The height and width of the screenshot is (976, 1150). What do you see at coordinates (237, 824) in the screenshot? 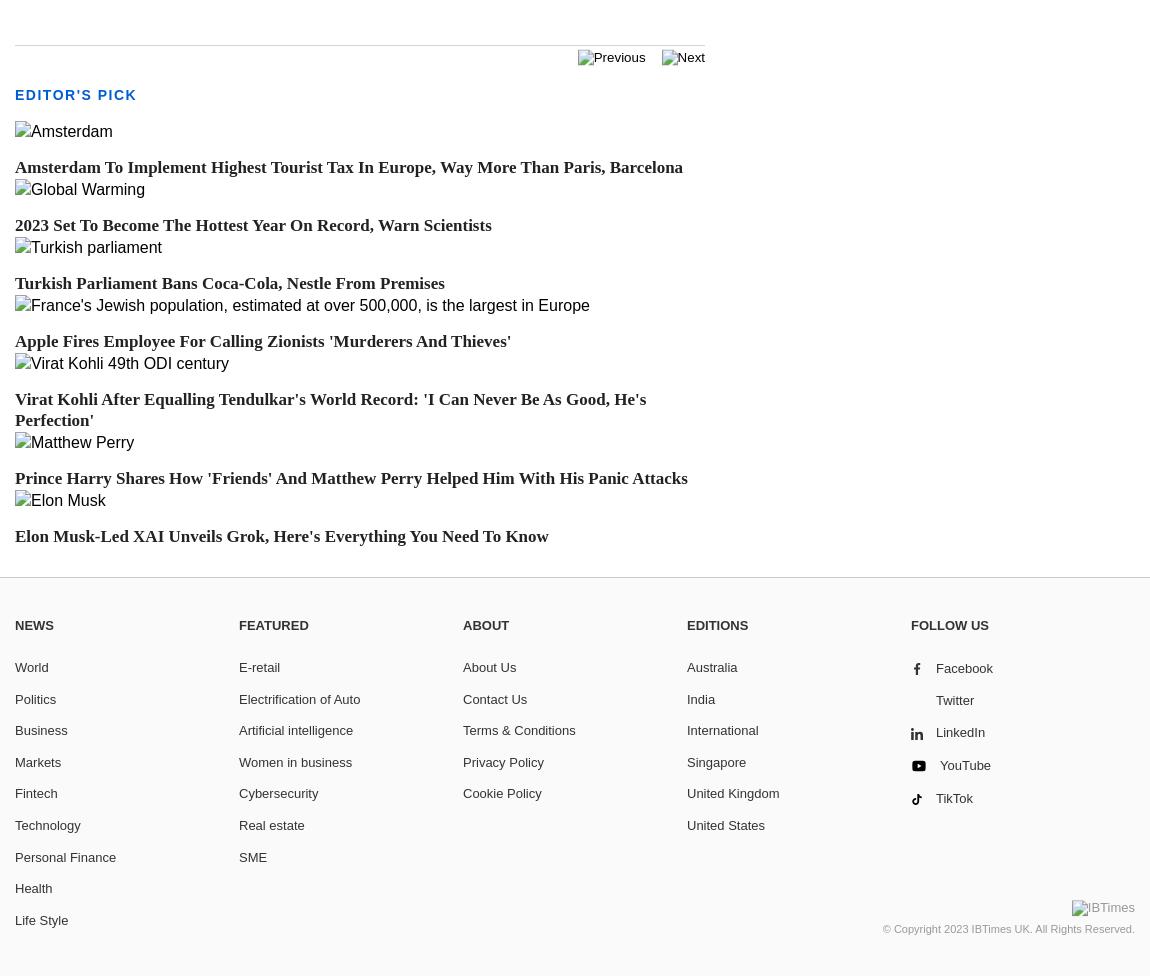
I see `'Real estate'` at bounding box center [237, 824].